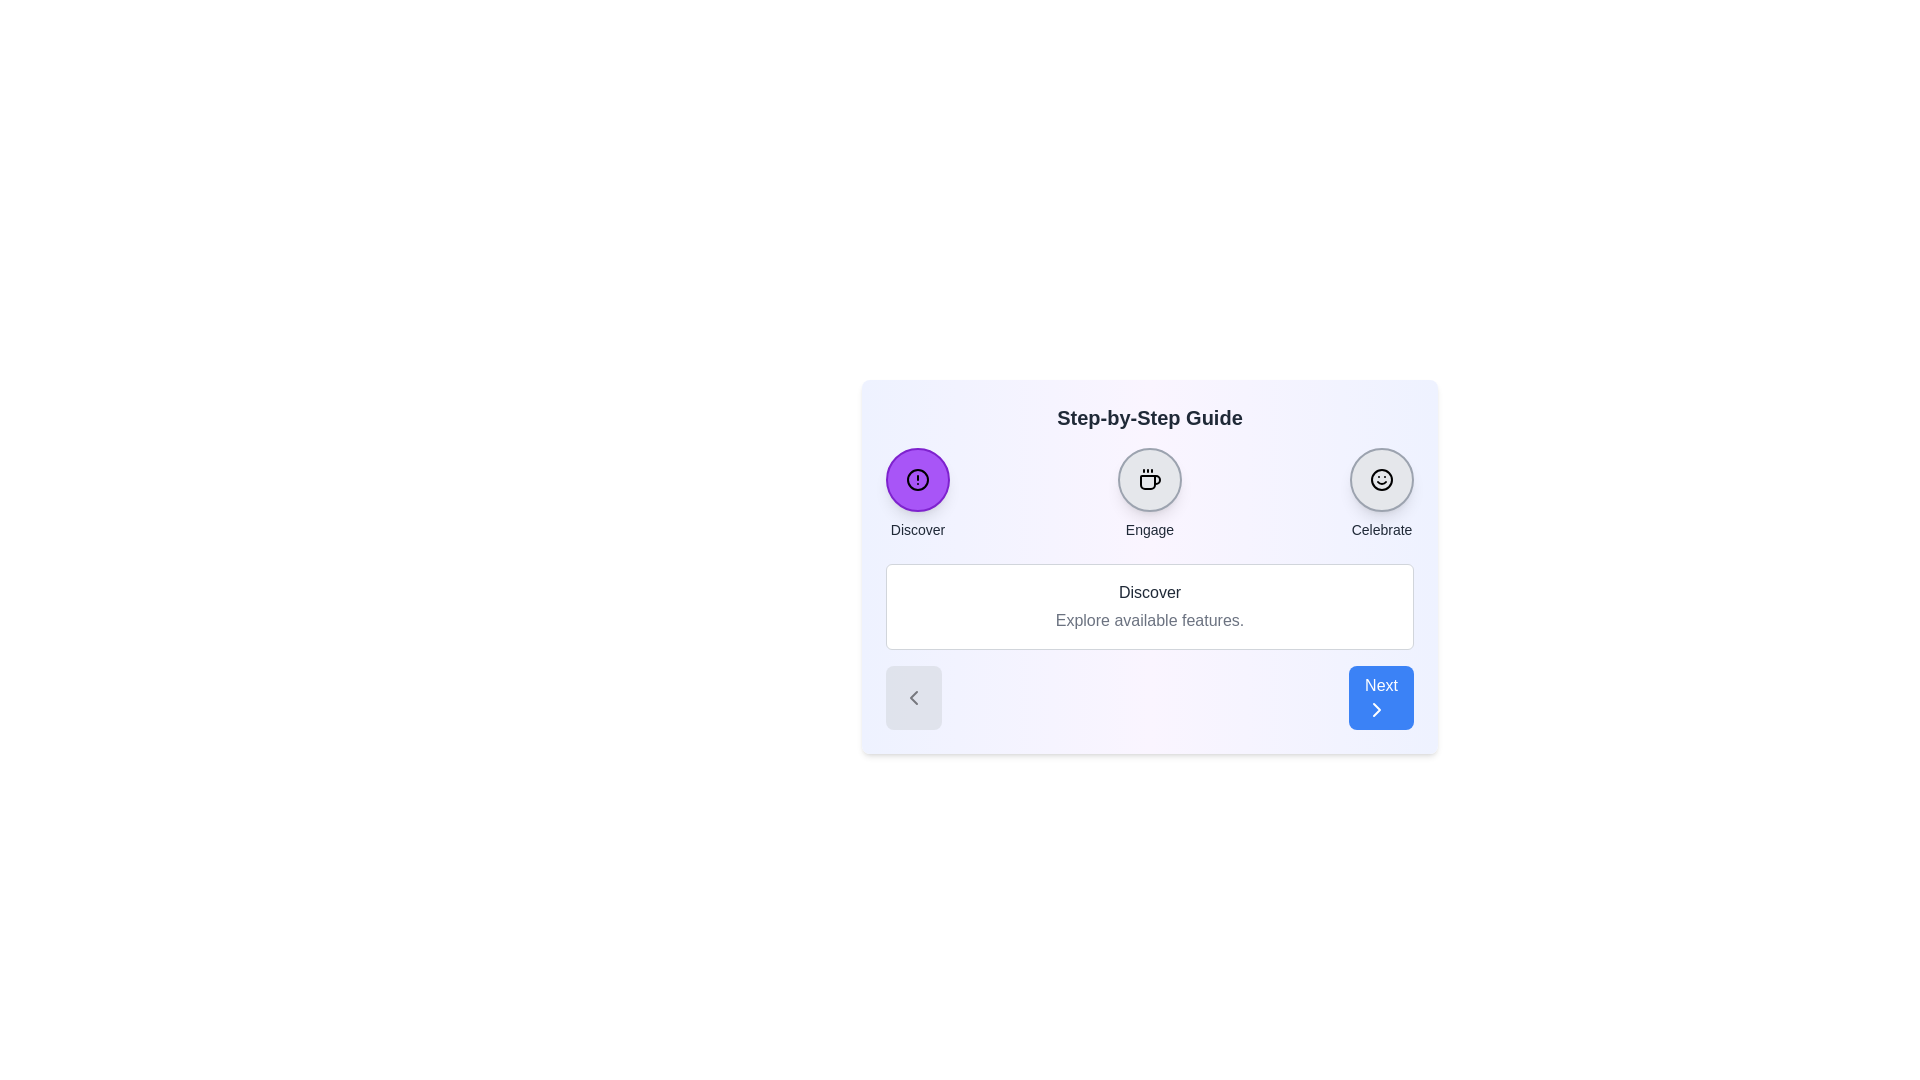 Image resolution: width=1920 pixels, height=1080 pixels. Describe the element at coordinates (916, 479) in the screenshot. I see `the circular button with a purple background labeled 'Discover'` at that location.